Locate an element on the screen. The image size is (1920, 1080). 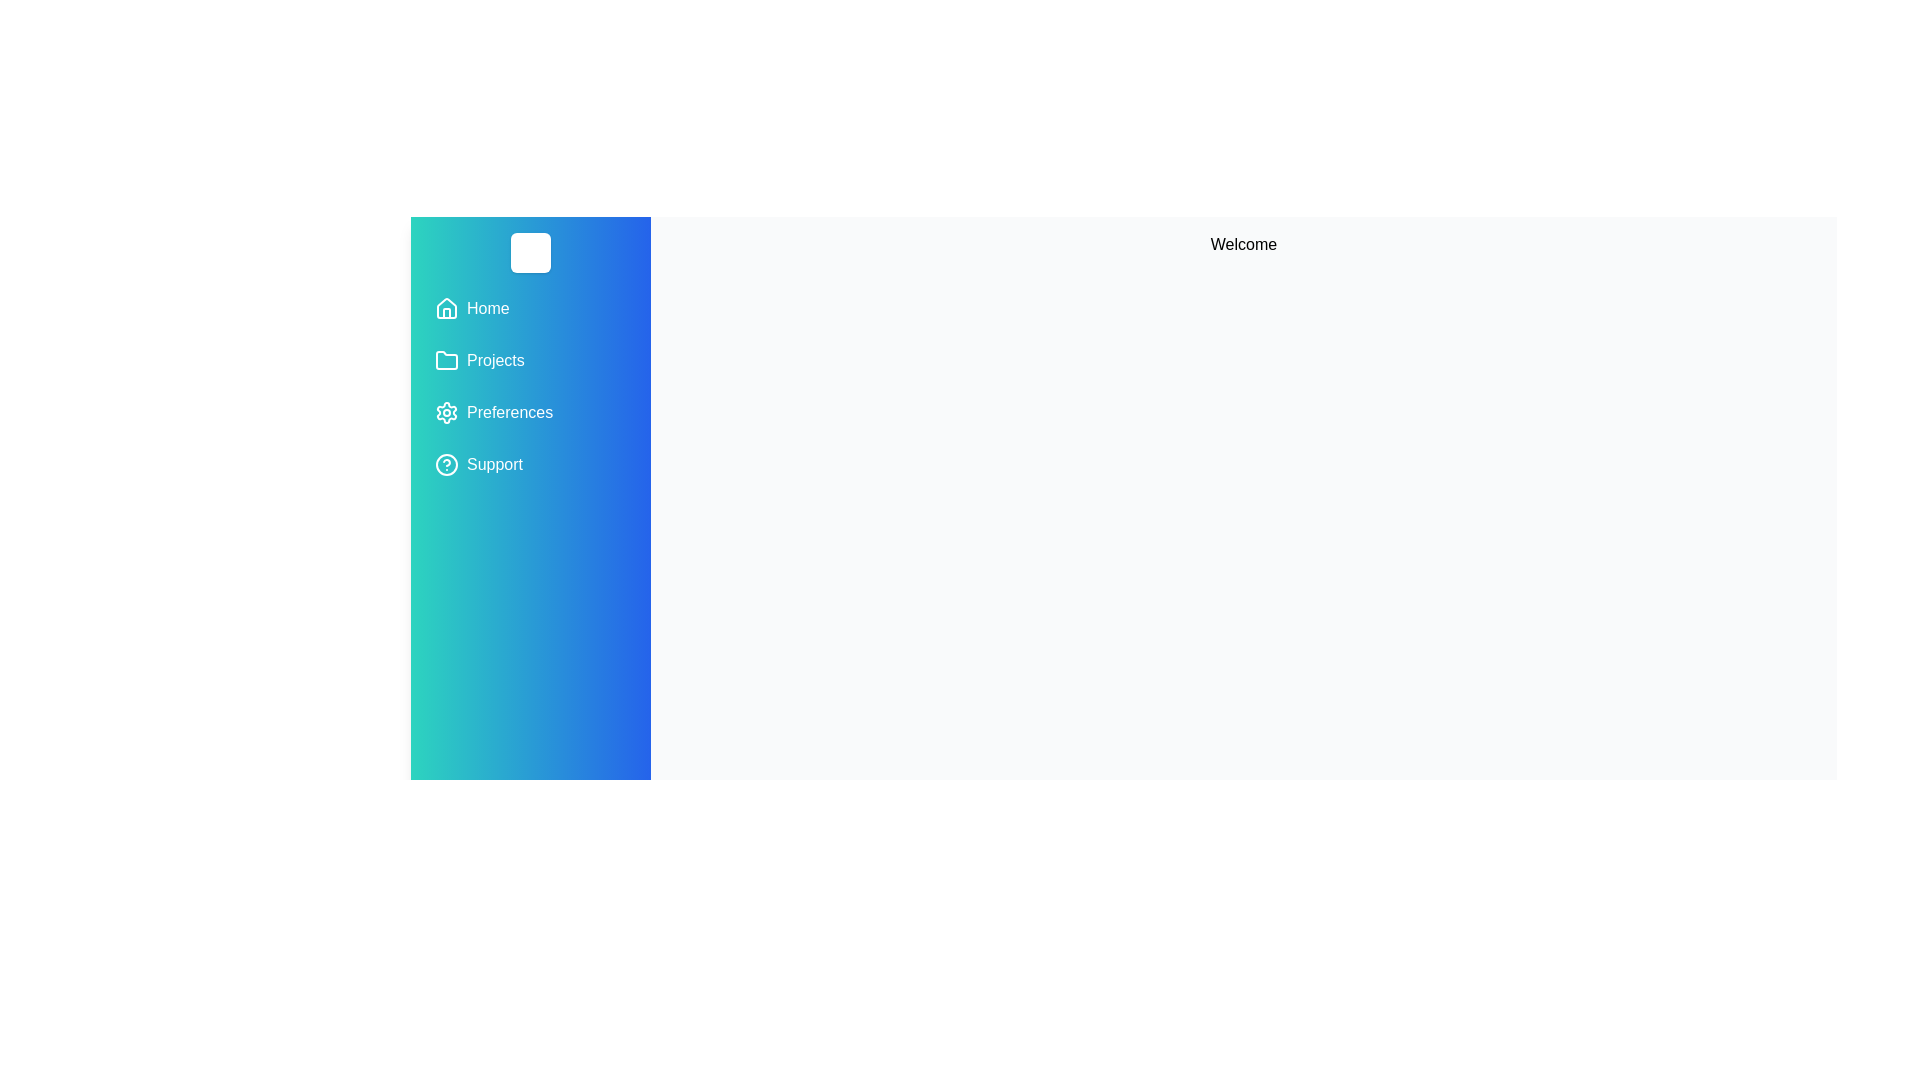
the menu item Home from the drawer is located at coordinates (531, 308).